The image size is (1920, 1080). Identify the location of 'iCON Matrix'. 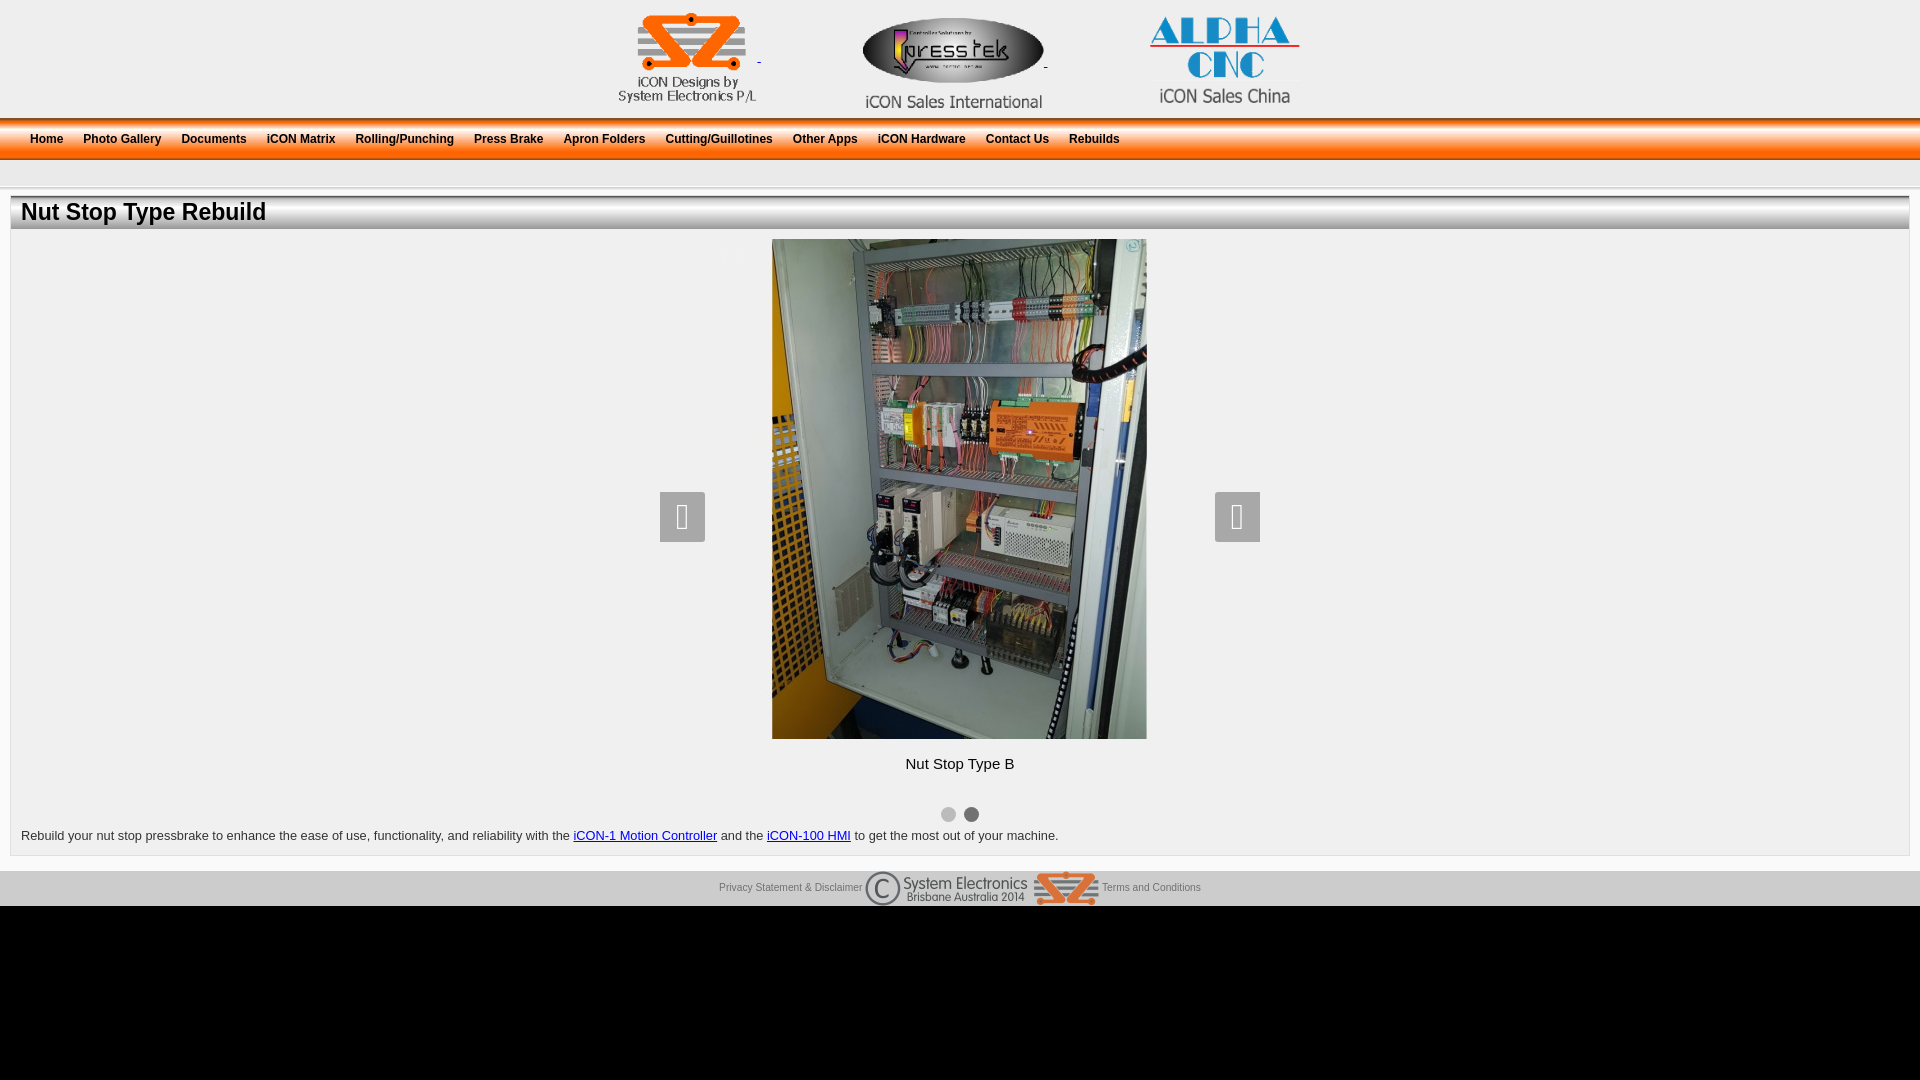
(300, 135).